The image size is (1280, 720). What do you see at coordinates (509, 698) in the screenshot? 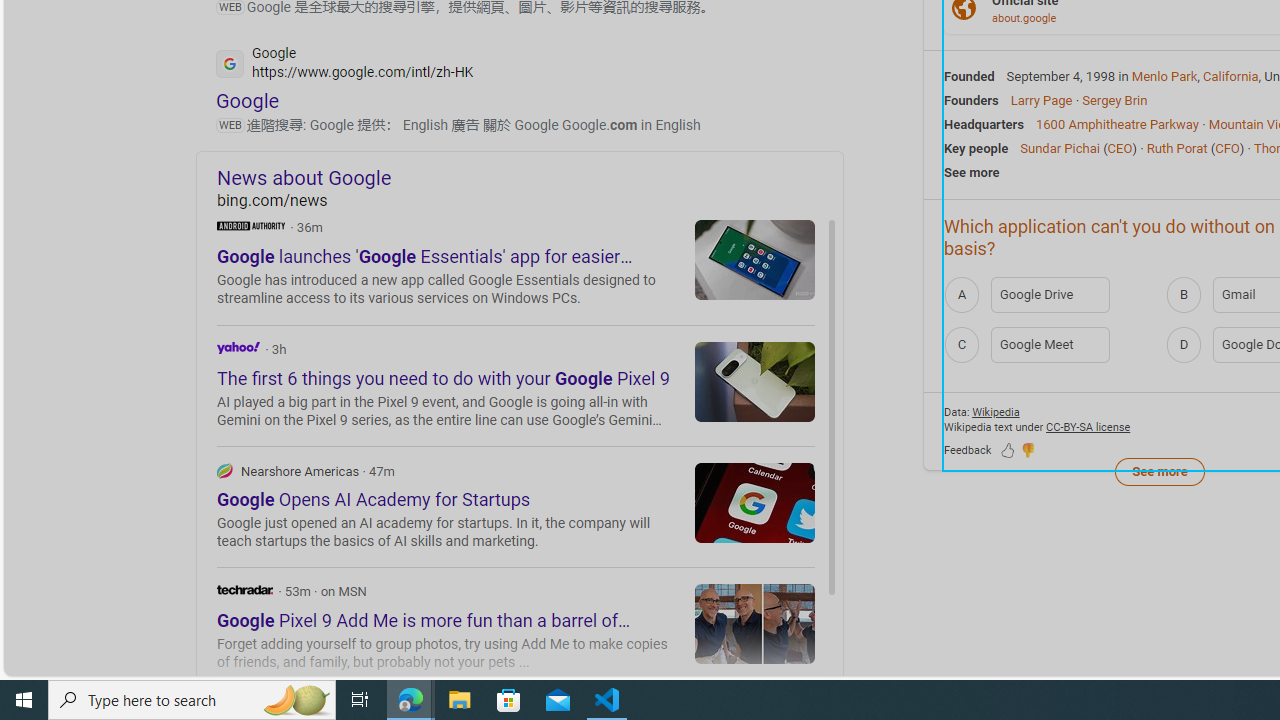
I see `'Microsoft Store'` at bounding box center [509, 698].